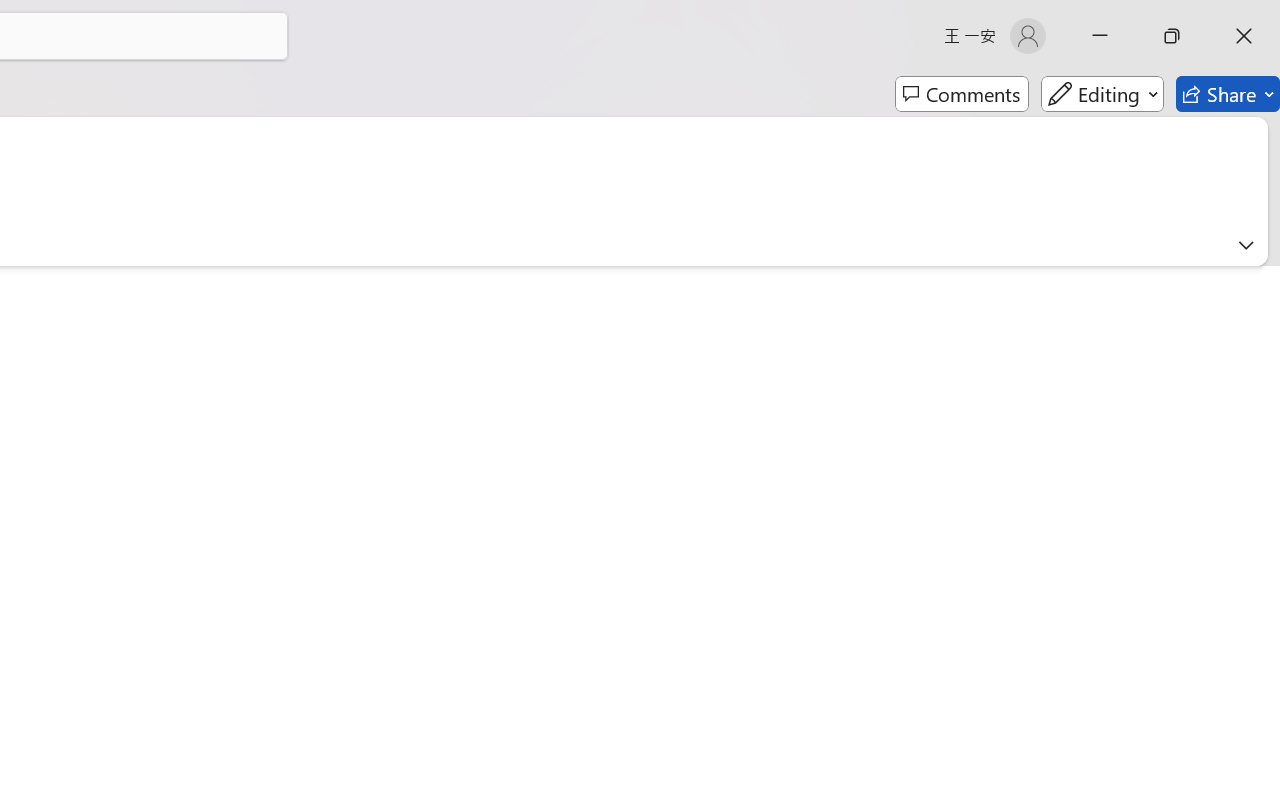 Image resolution: width=1280 pixels, height=800 pixels. What do you see at coordinates (1227, 94) in the screenshot?
I see `'Share'` at bounding box center [1227, 94].